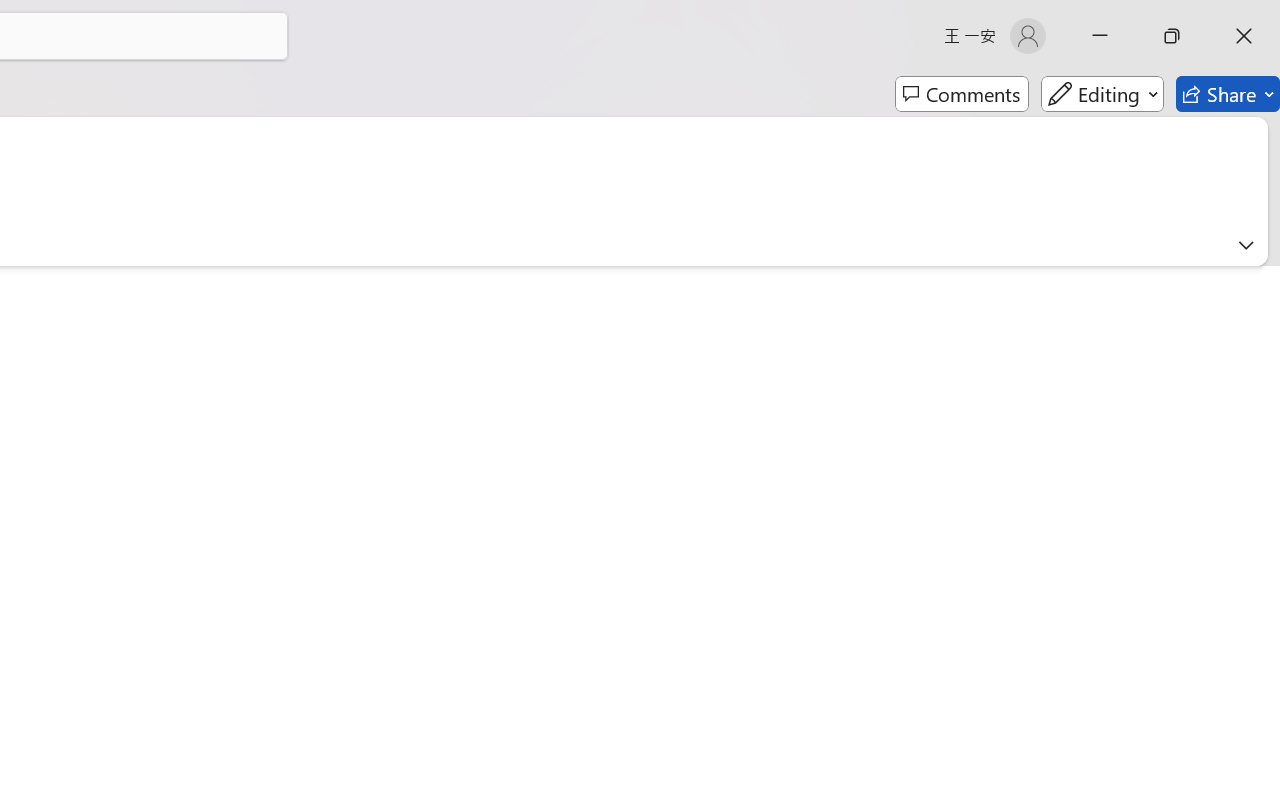 Image resolution: width=1280 pixels, height=800 pixels. What do you see at coordinates (1227, 94) in the screenshot?
I see `'Share'` at bounding box center [1227, 94].